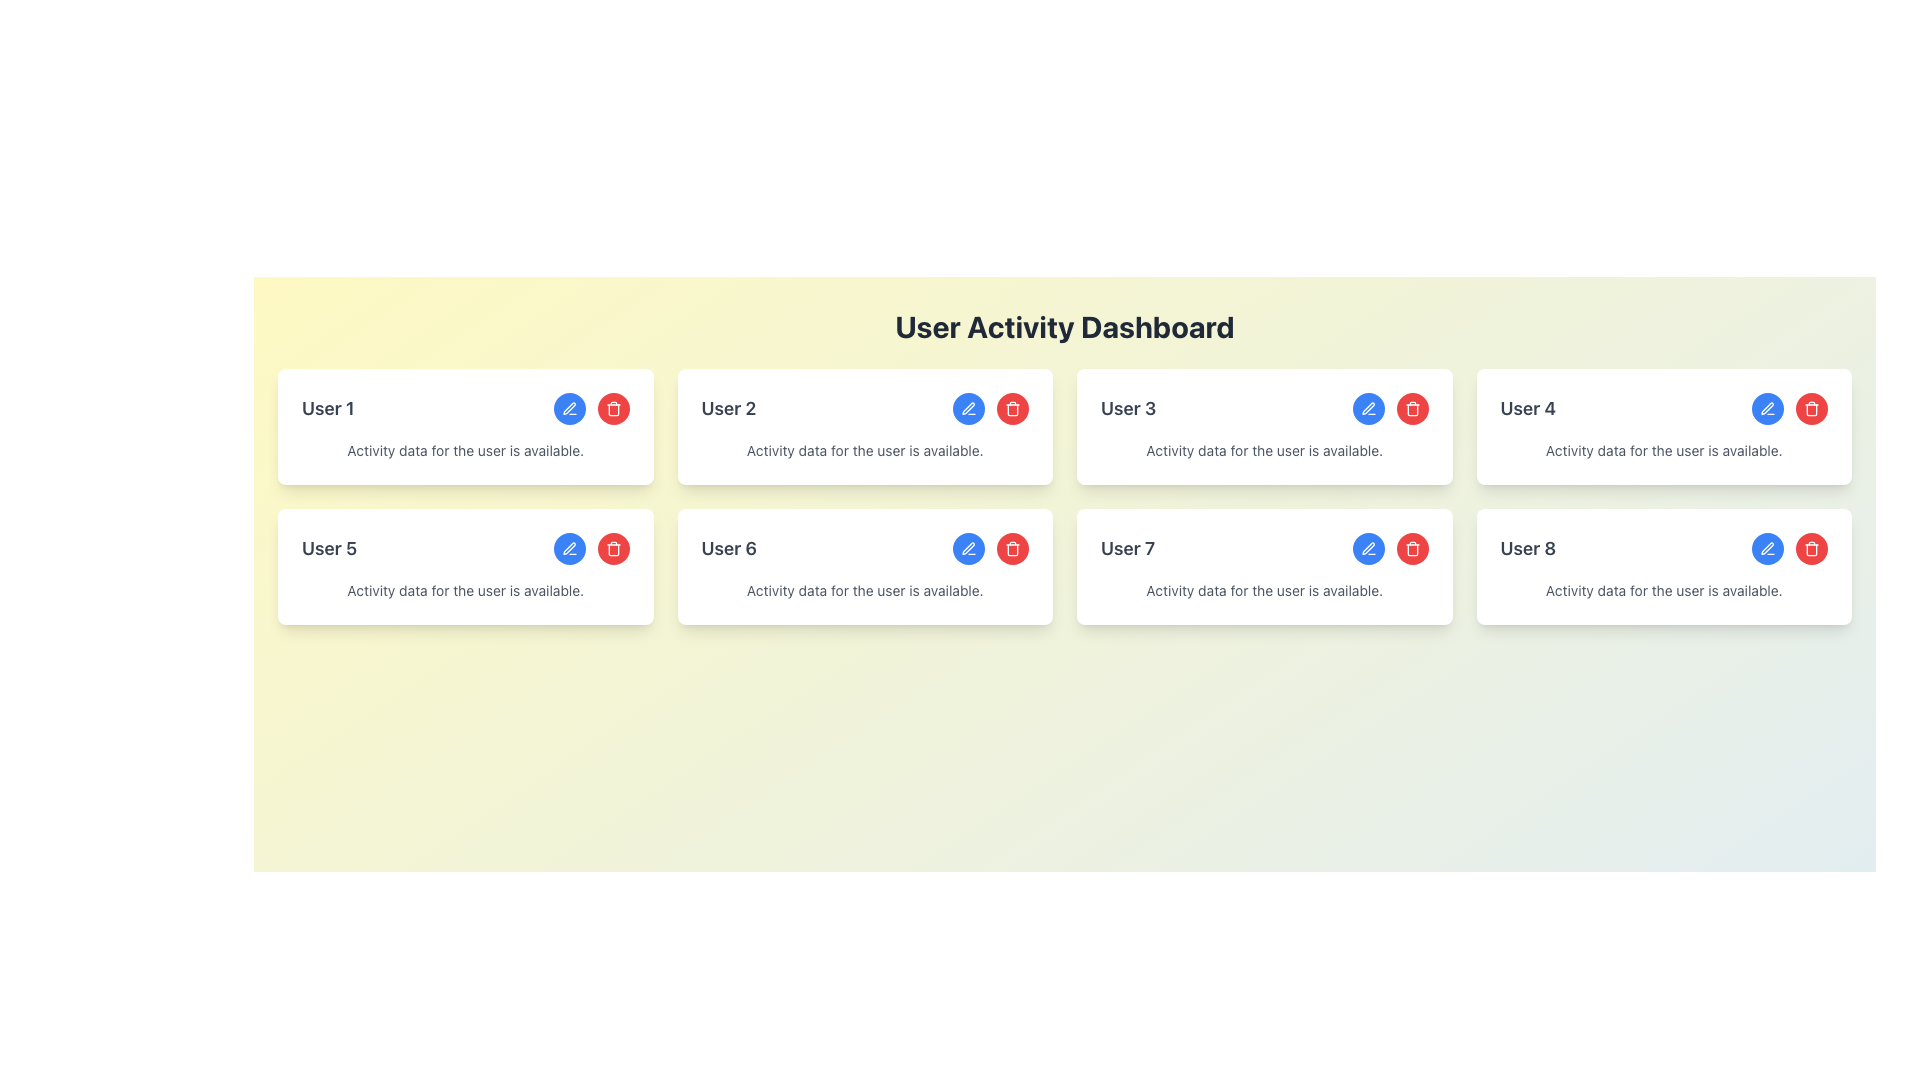 Image resolution: width=1920 pixels, height=1080 pixels. I want to click on the pen icon button located in the action button area of the 'User 3' card, so click(1367, 407).